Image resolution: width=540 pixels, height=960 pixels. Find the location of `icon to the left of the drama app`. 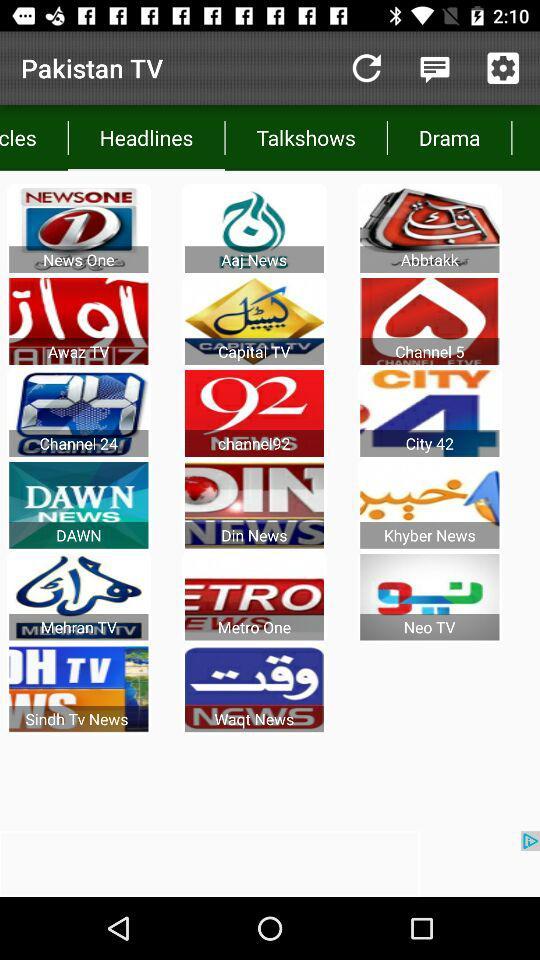

icon to the left of the drama app is located at coordinates (306, 136).